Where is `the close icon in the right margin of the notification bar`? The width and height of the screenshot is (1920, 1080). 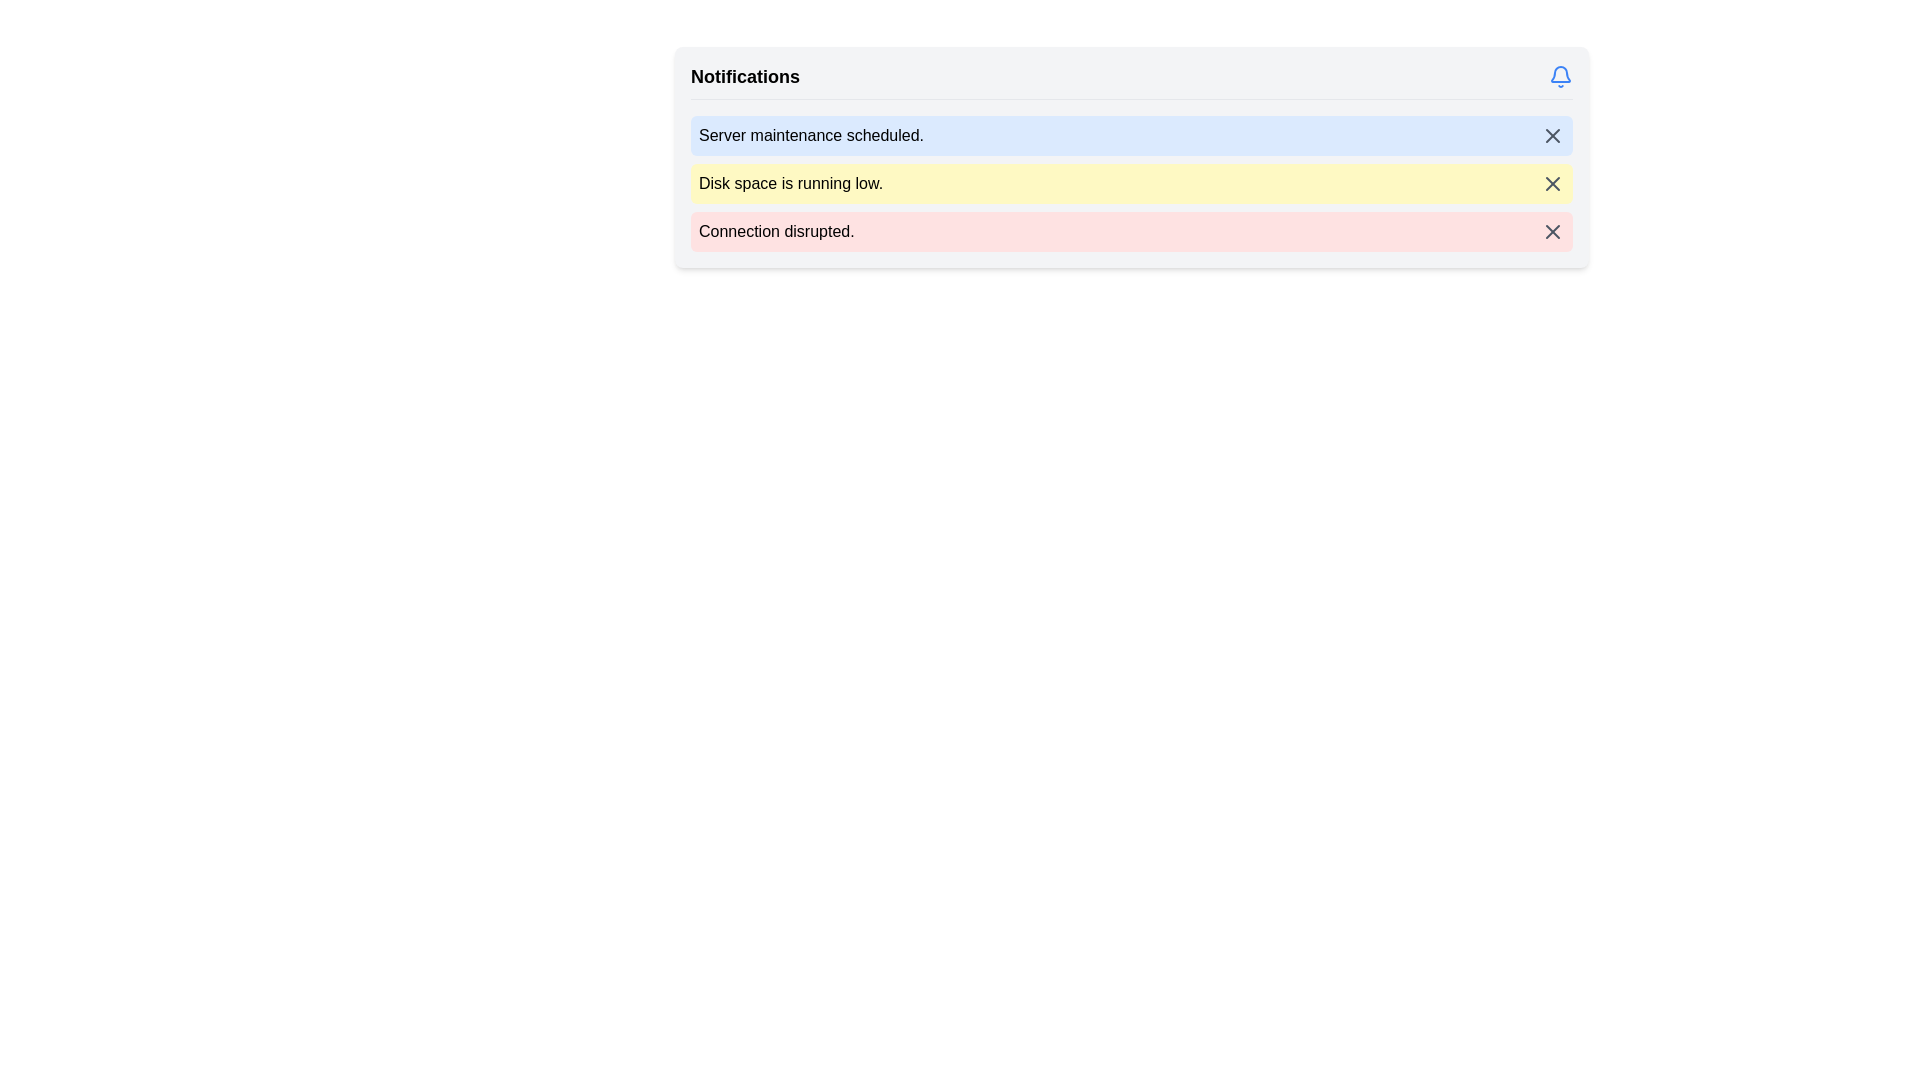
the close icon in the right margin of the notification bar is located at coordinates (1552, 184).